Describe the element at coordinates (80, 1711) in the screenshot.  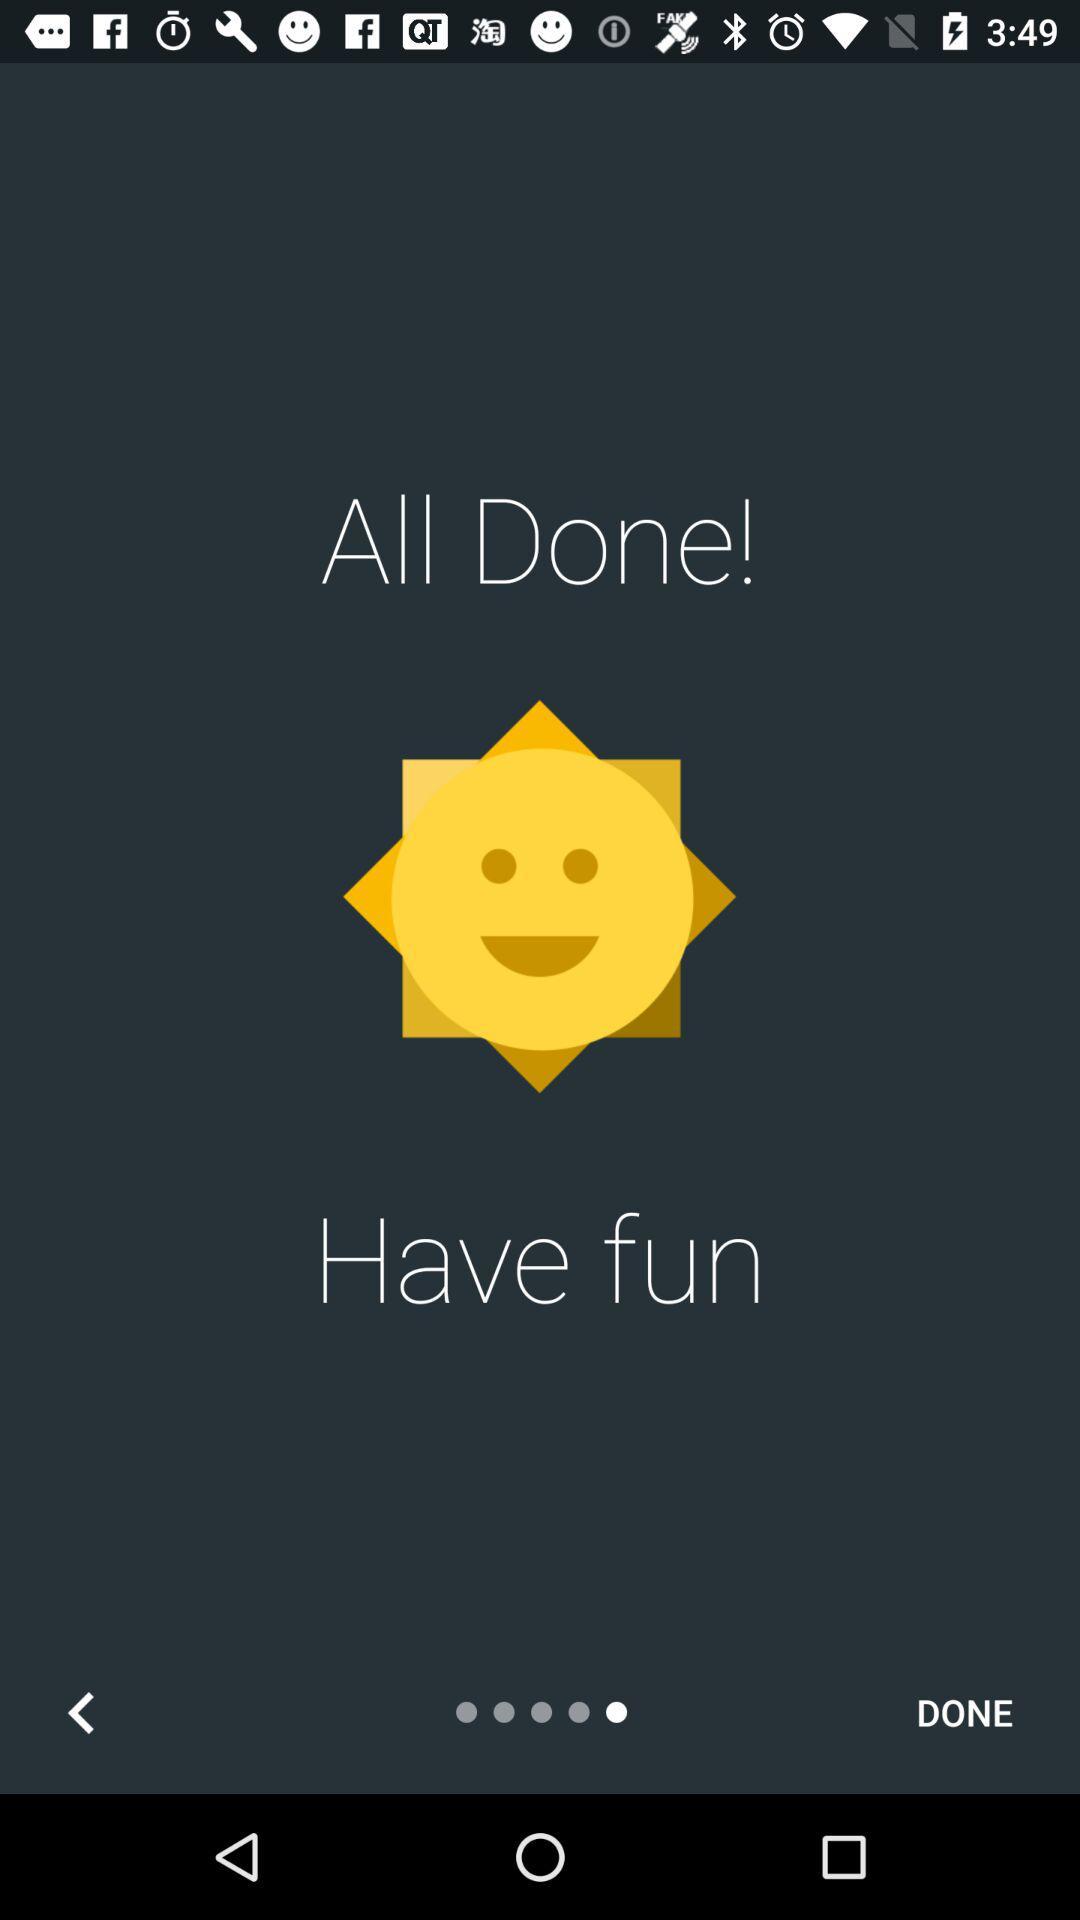
I see `the icon at the bottom left corner` at that location.